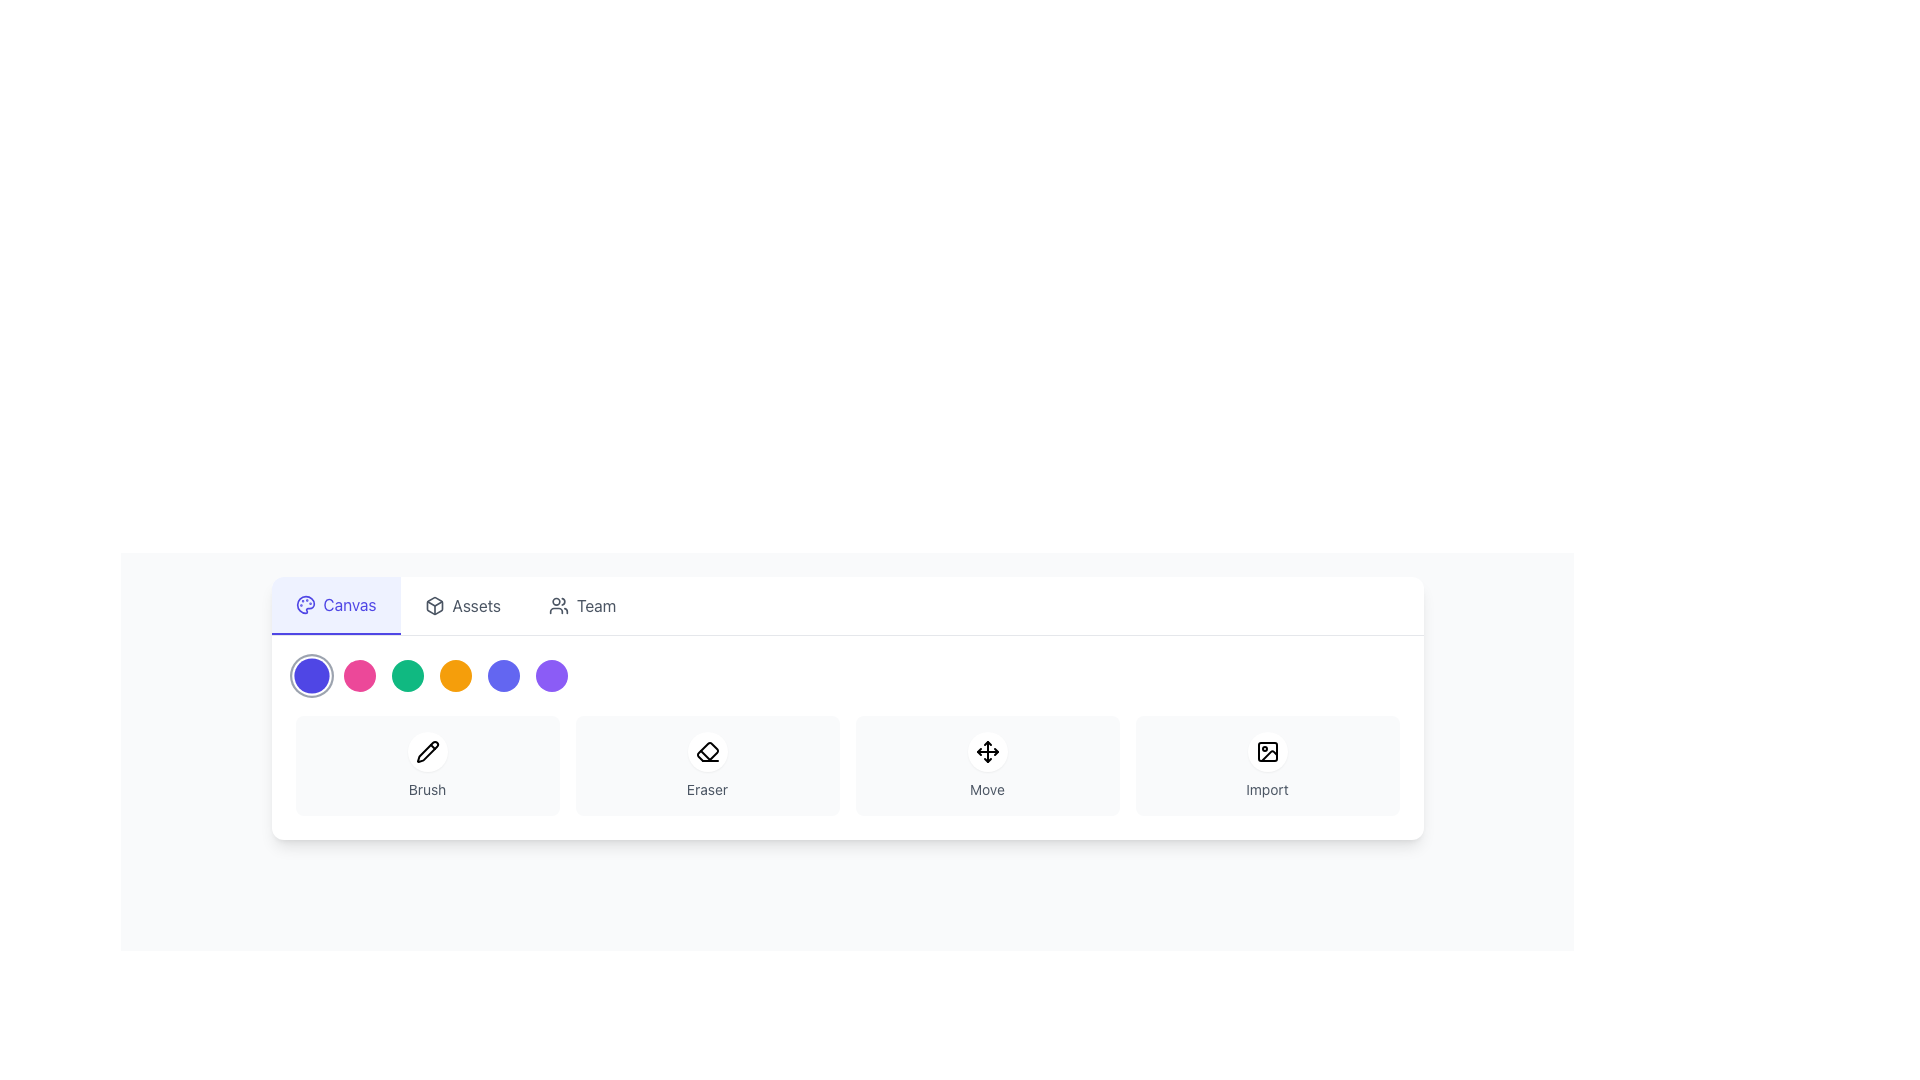 This screenshot has height=1080, width=1920. I want to click on the first circular button with a blue fill and gray border, styled with a glowing effect, so click(310, 675).